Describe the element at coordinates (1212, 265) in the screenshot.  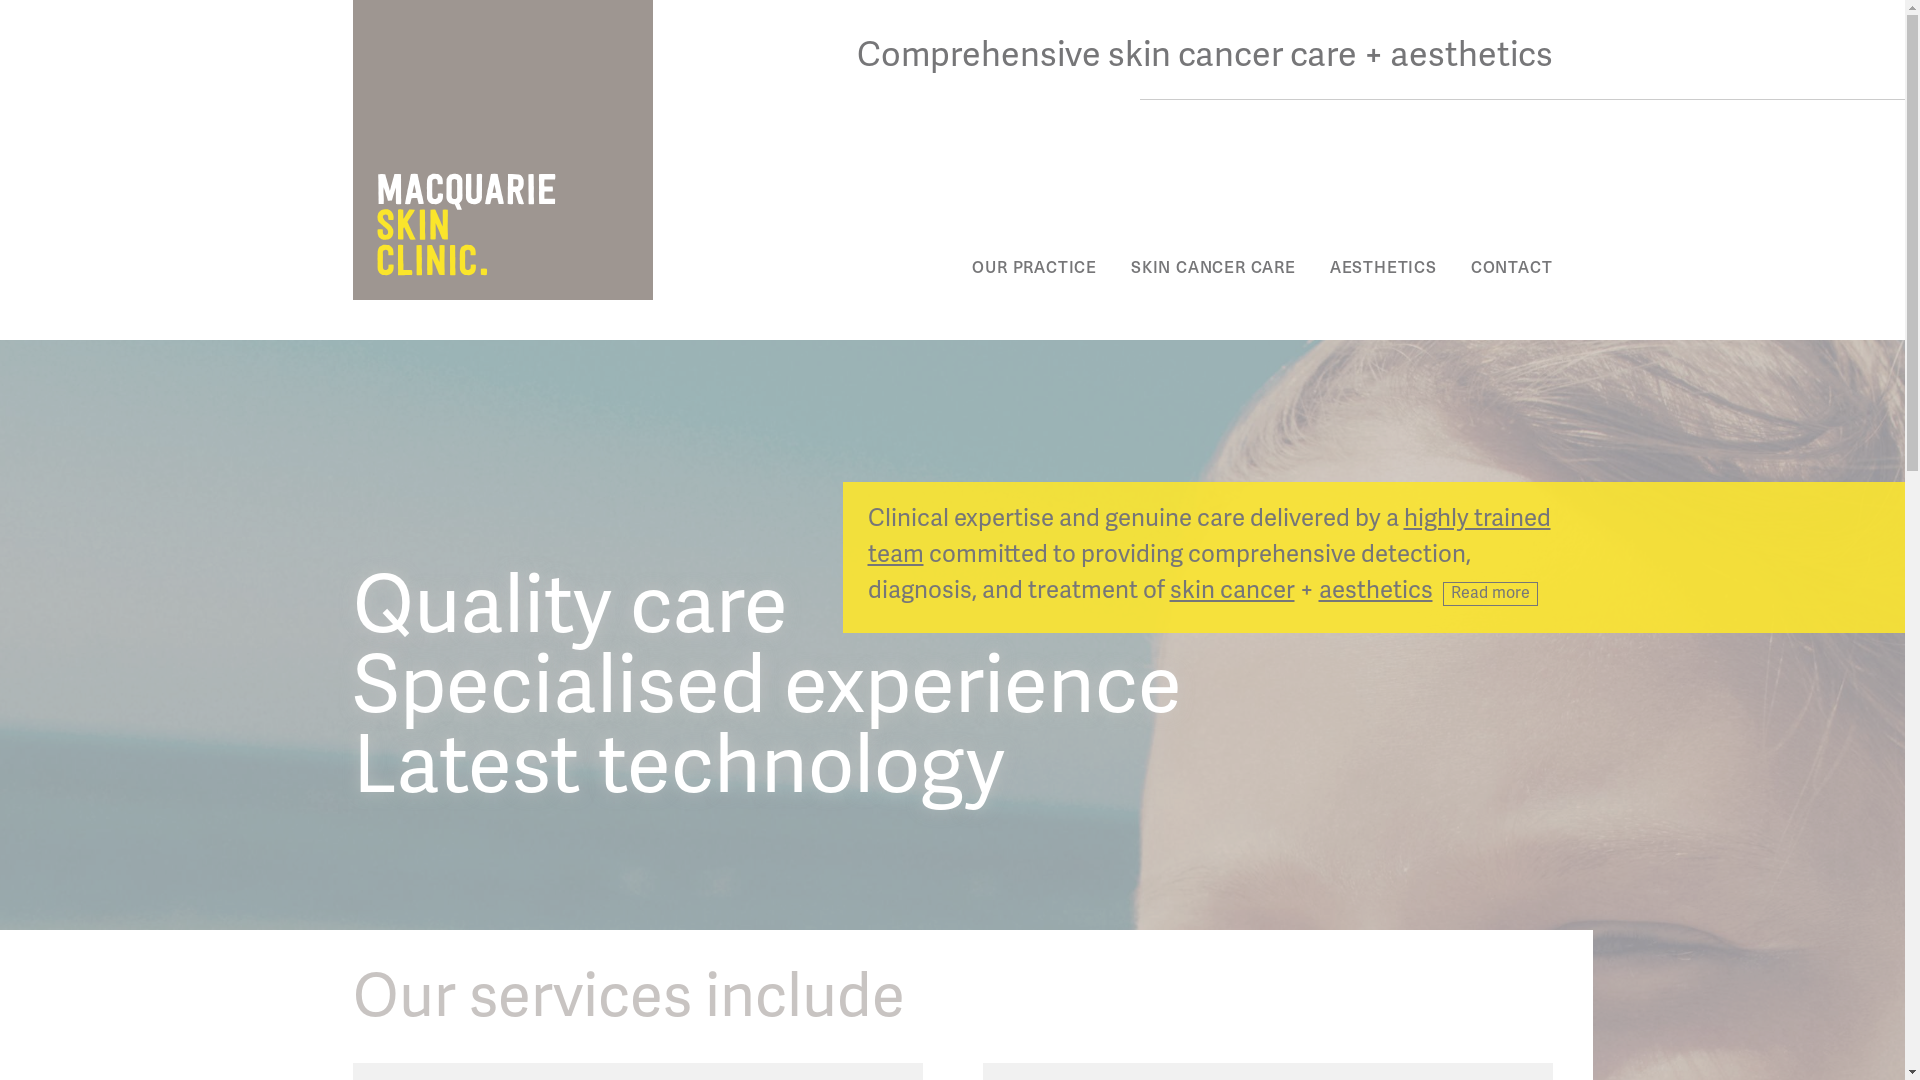
I see `'SKIN CANCER CARE'` at that location.